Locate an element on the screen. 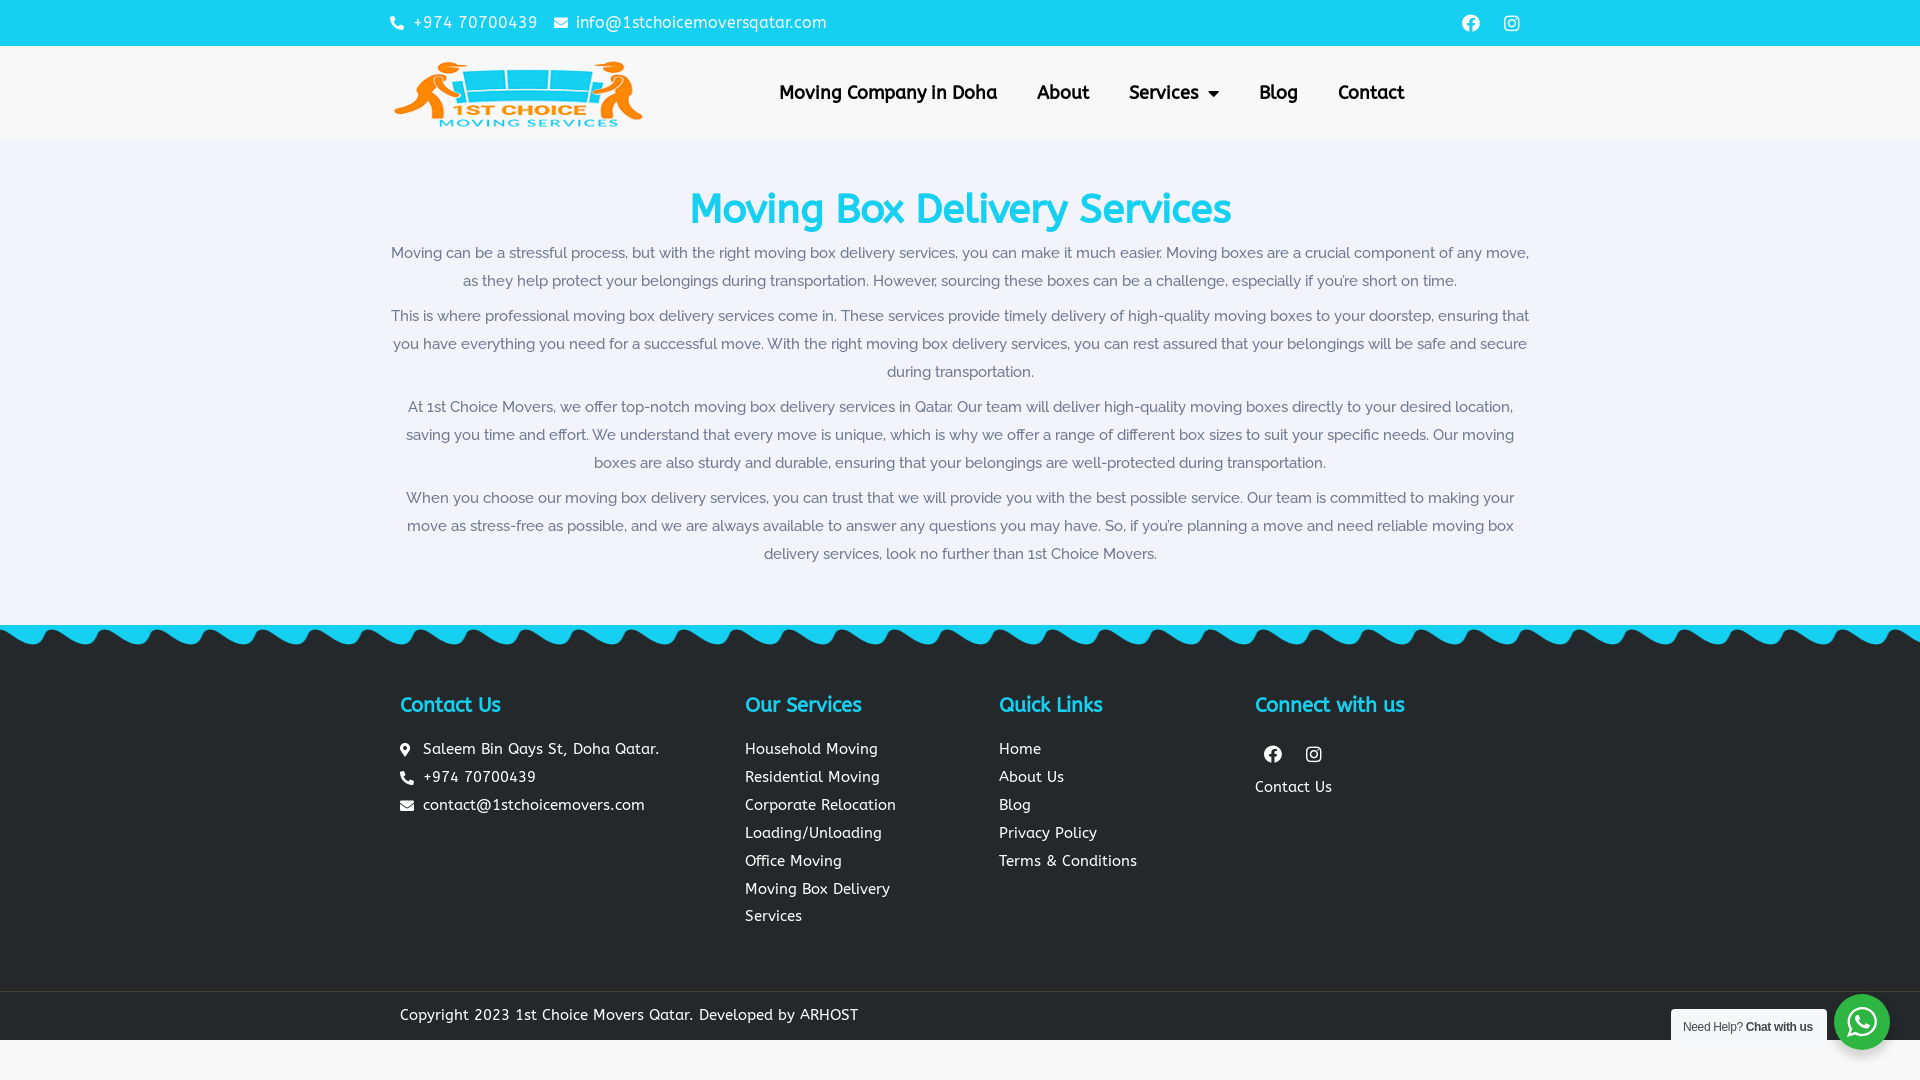  'Household Moving' is located at coordinates (847, 749).